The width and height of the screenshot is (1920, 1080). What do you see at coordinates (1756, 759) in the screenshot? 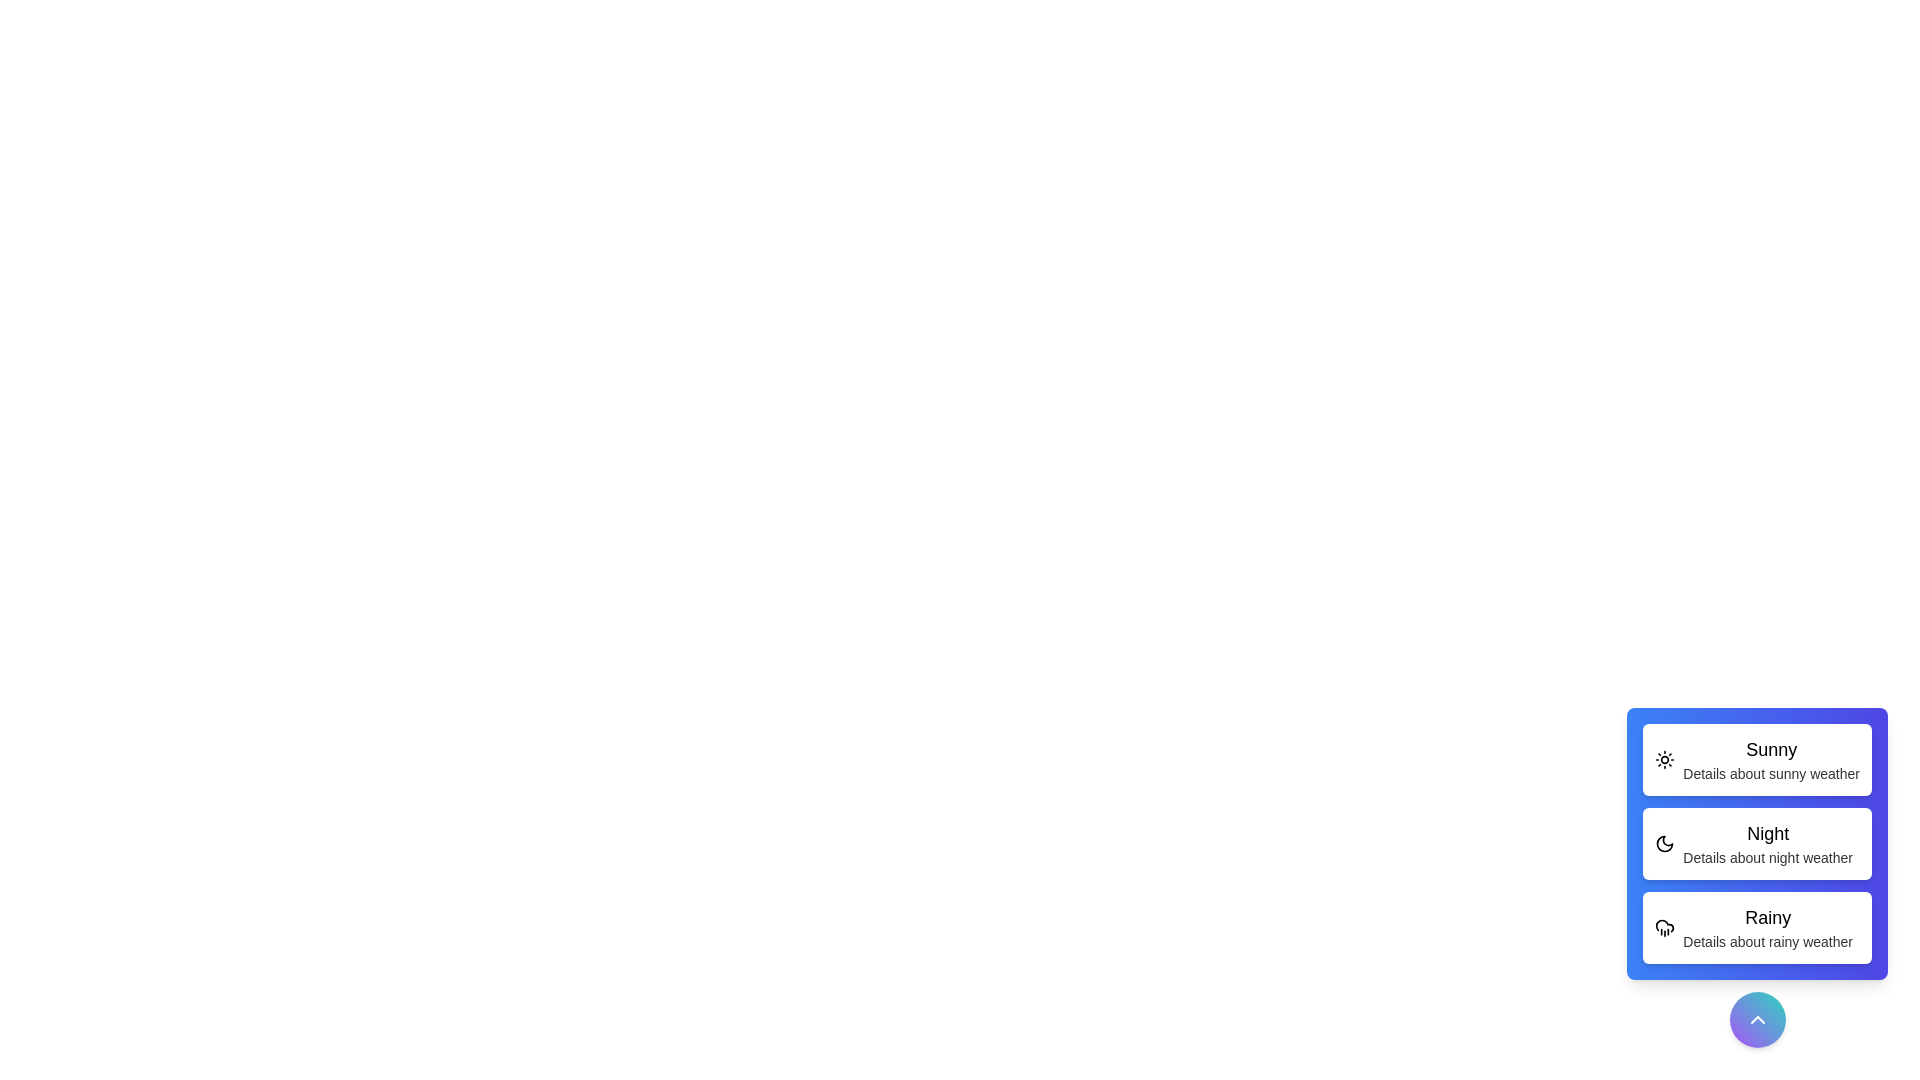
I see `the weather option Sunny` at bounding box center [1756, 759].